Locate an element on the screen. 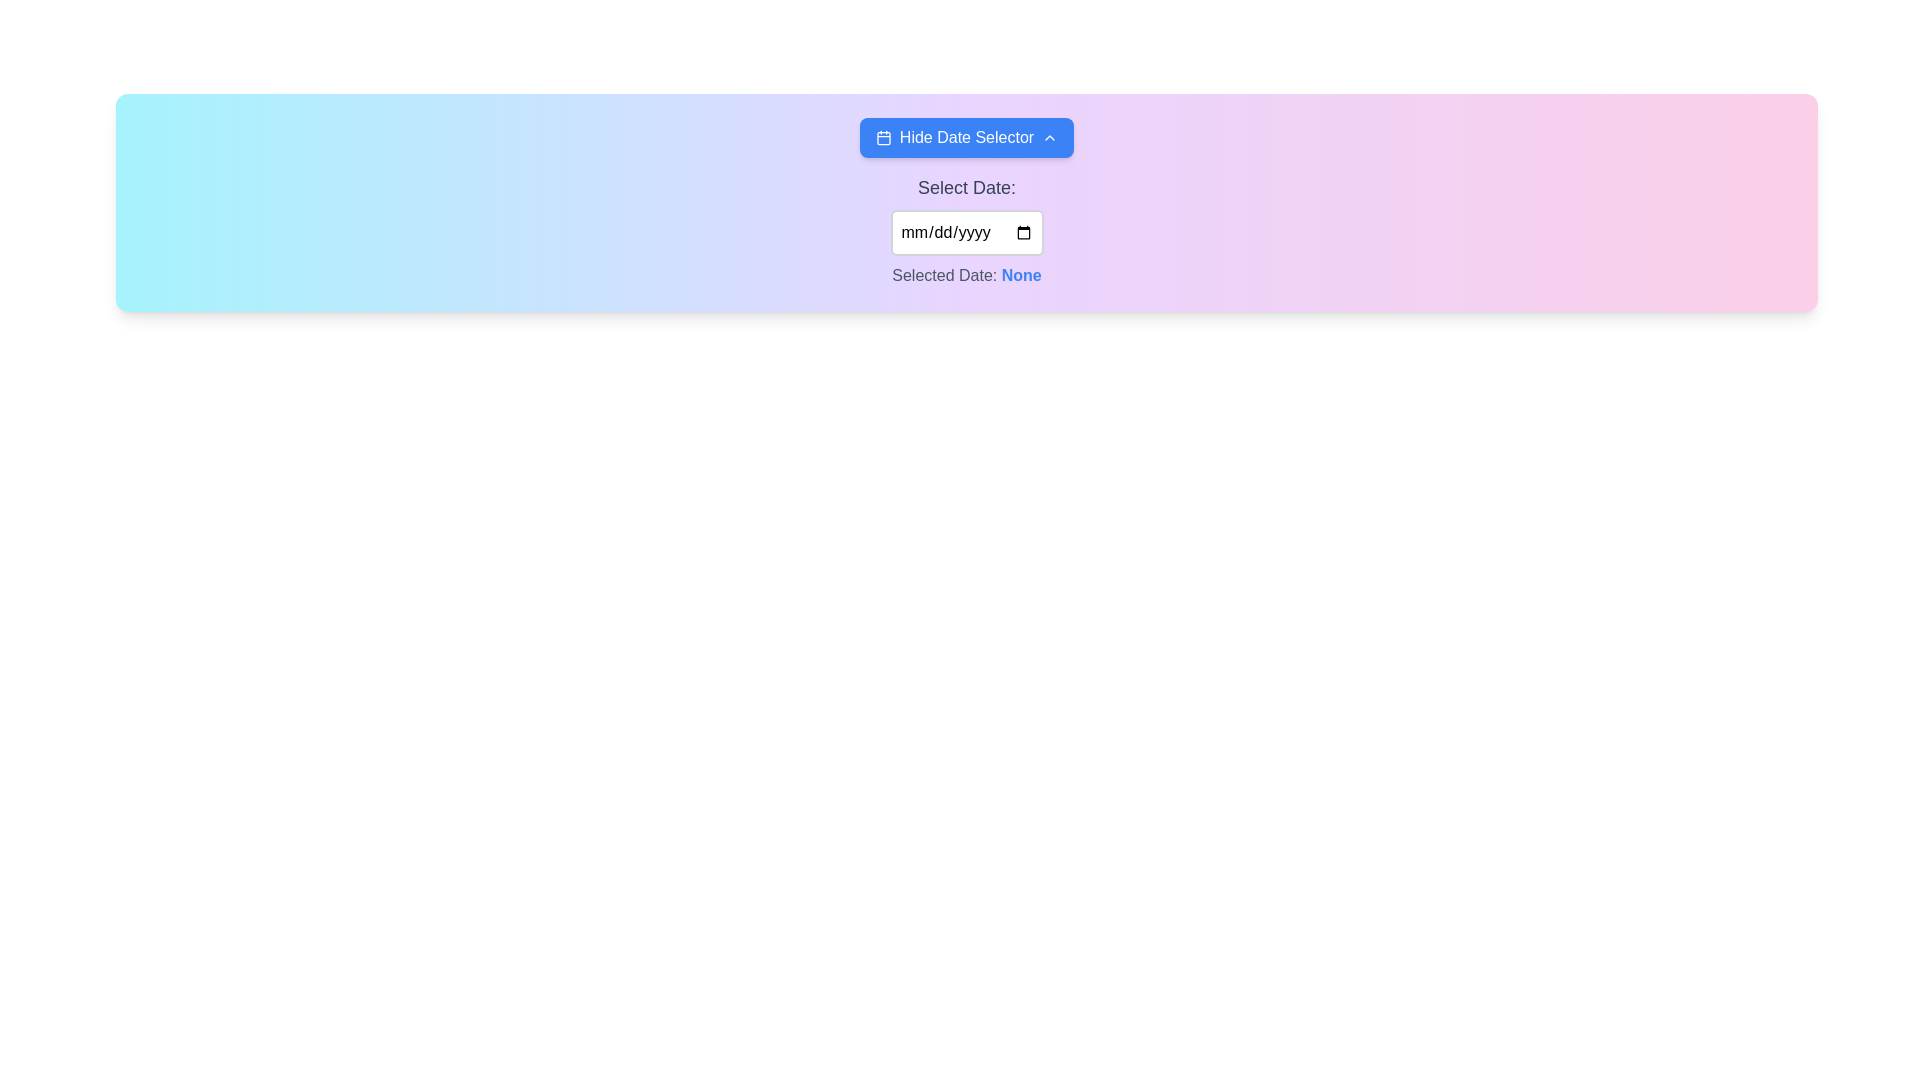 This screenshot has height=1080, width=1920. displayed date from the static text label that shows 'Selected Date: None', where 'None' is in blue font is located at coordinates (966, 276).